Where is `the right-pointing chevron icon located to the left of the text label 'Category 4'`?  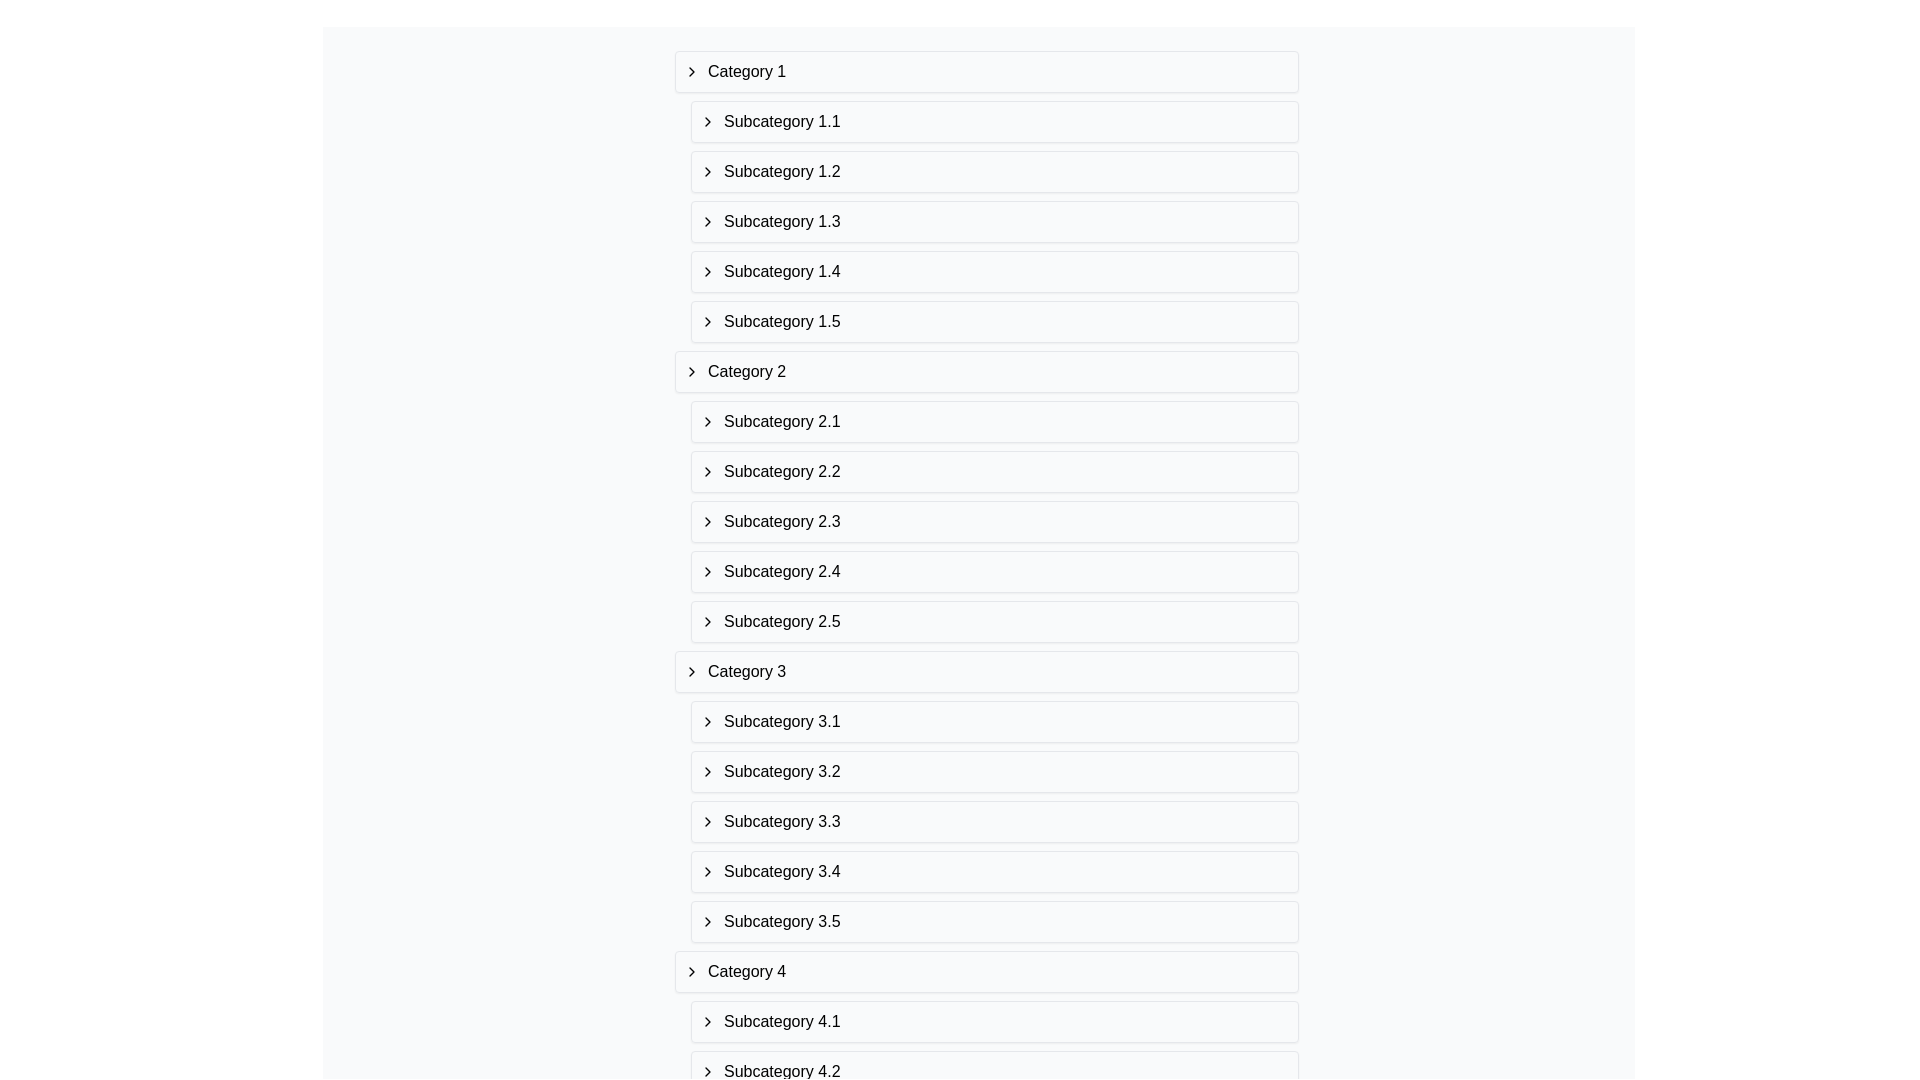 the right-pointing chevron icon located to the left of the text label 'Category 4' is located at coordinates (691, 971).